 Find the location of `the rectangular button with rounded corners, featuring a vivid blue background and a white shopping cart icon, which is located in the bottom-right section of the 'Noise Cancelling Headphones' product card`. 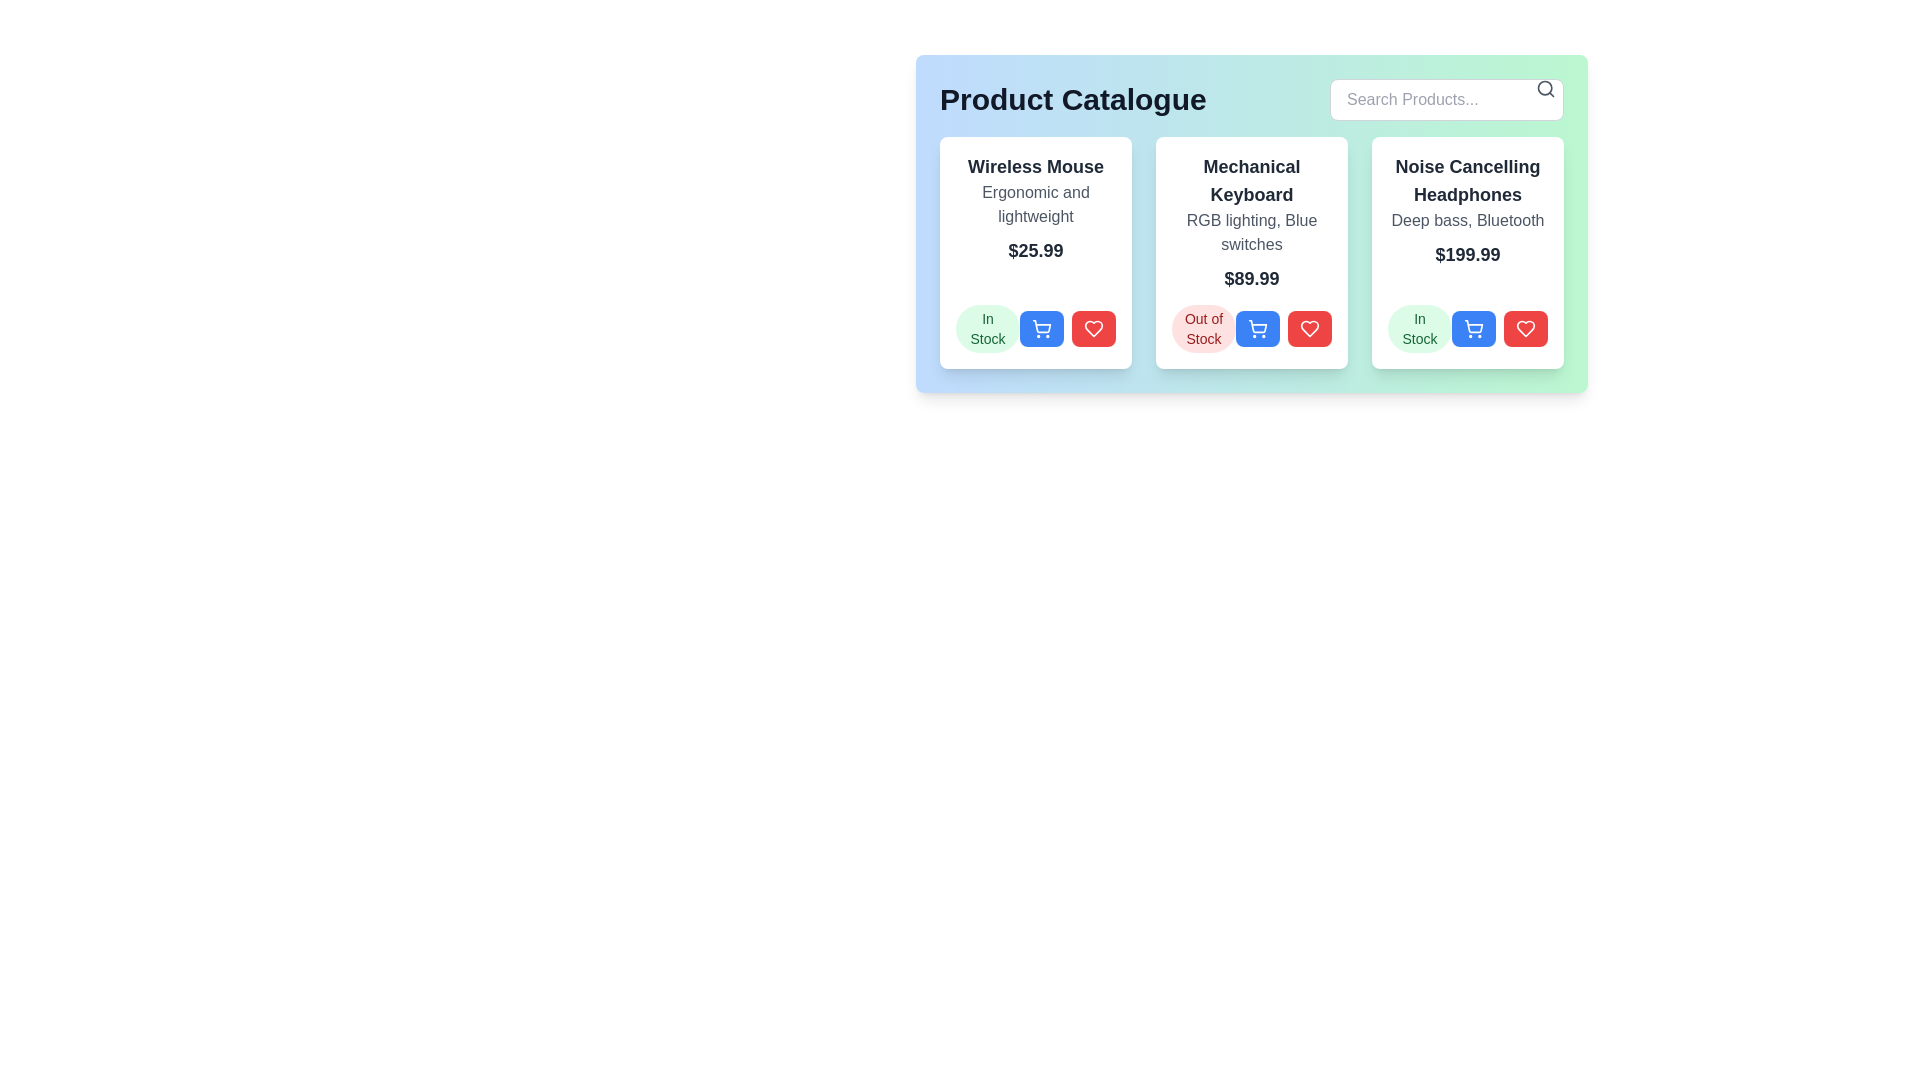

the rectangular button with rounded corners, featuring a vivid blue background and a white shopping cart icon, which is located in the bottom-right section of the 'Noise Cancelling Headphones' product card is located at coordinates (1473, 327).